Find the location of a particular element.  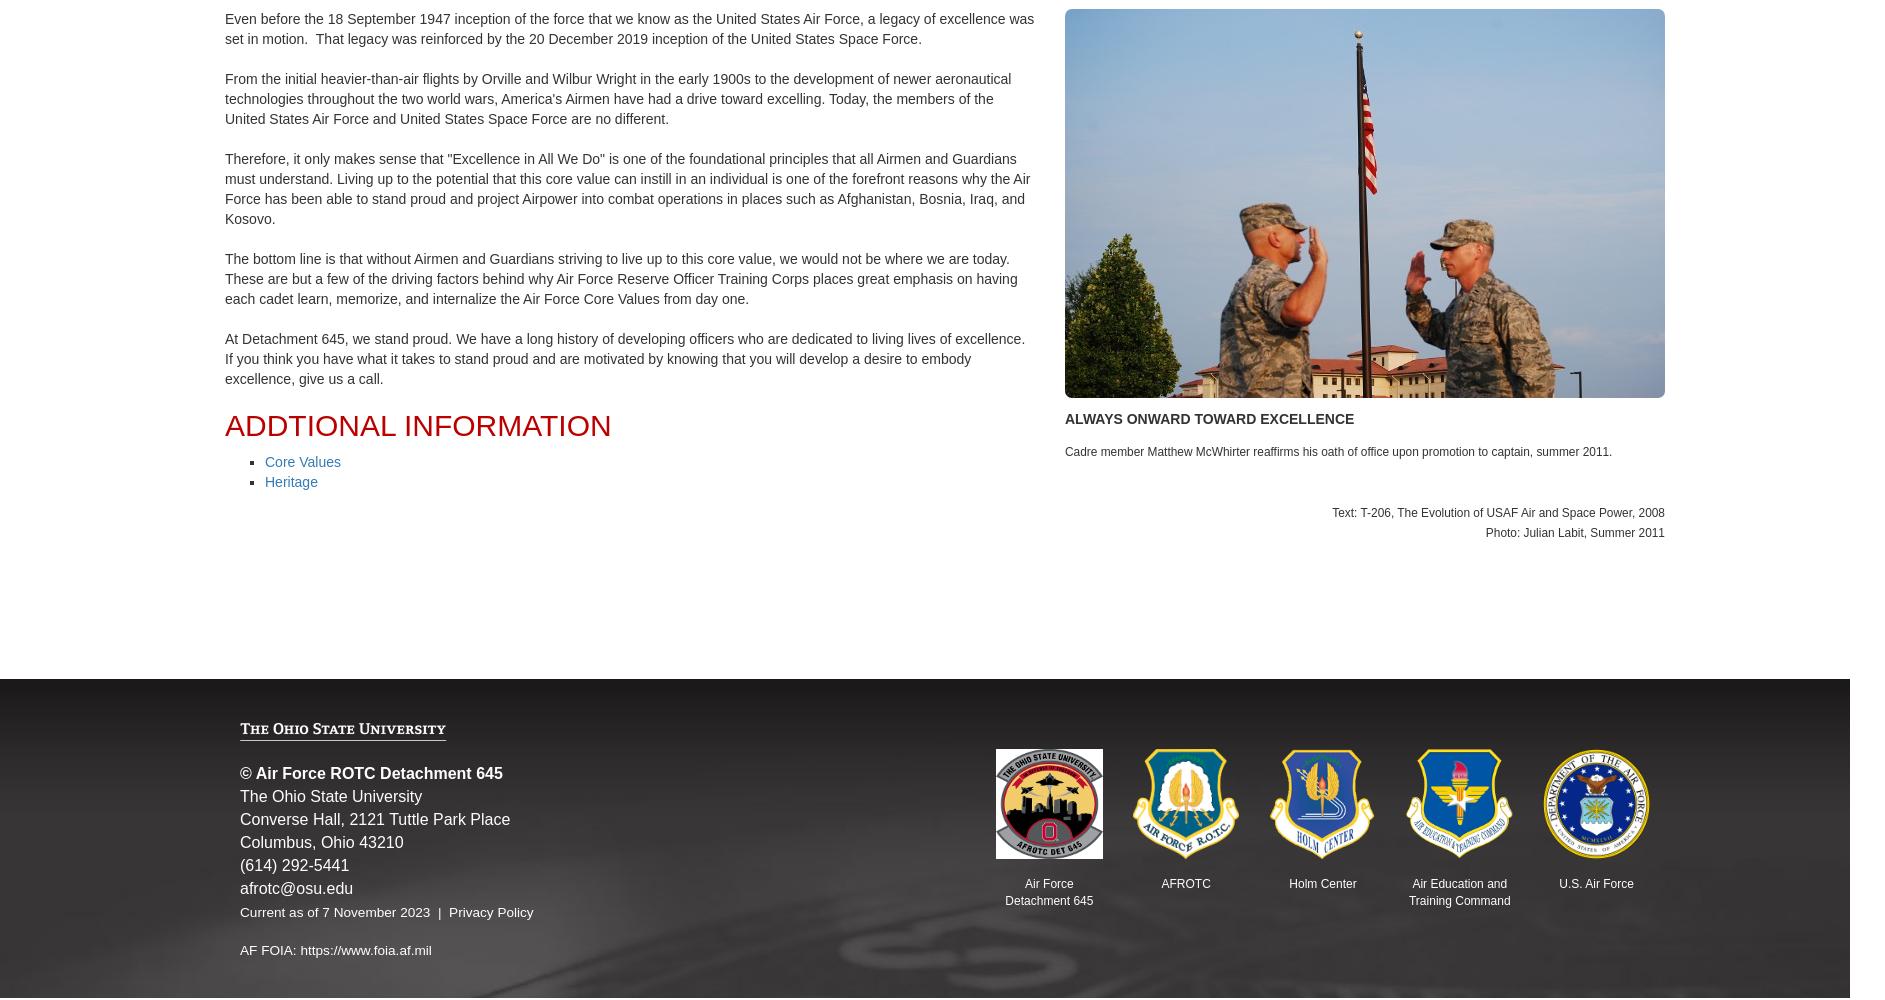

'© Air Force ROTC Detachment 645' is located at coordinates (370, 773).